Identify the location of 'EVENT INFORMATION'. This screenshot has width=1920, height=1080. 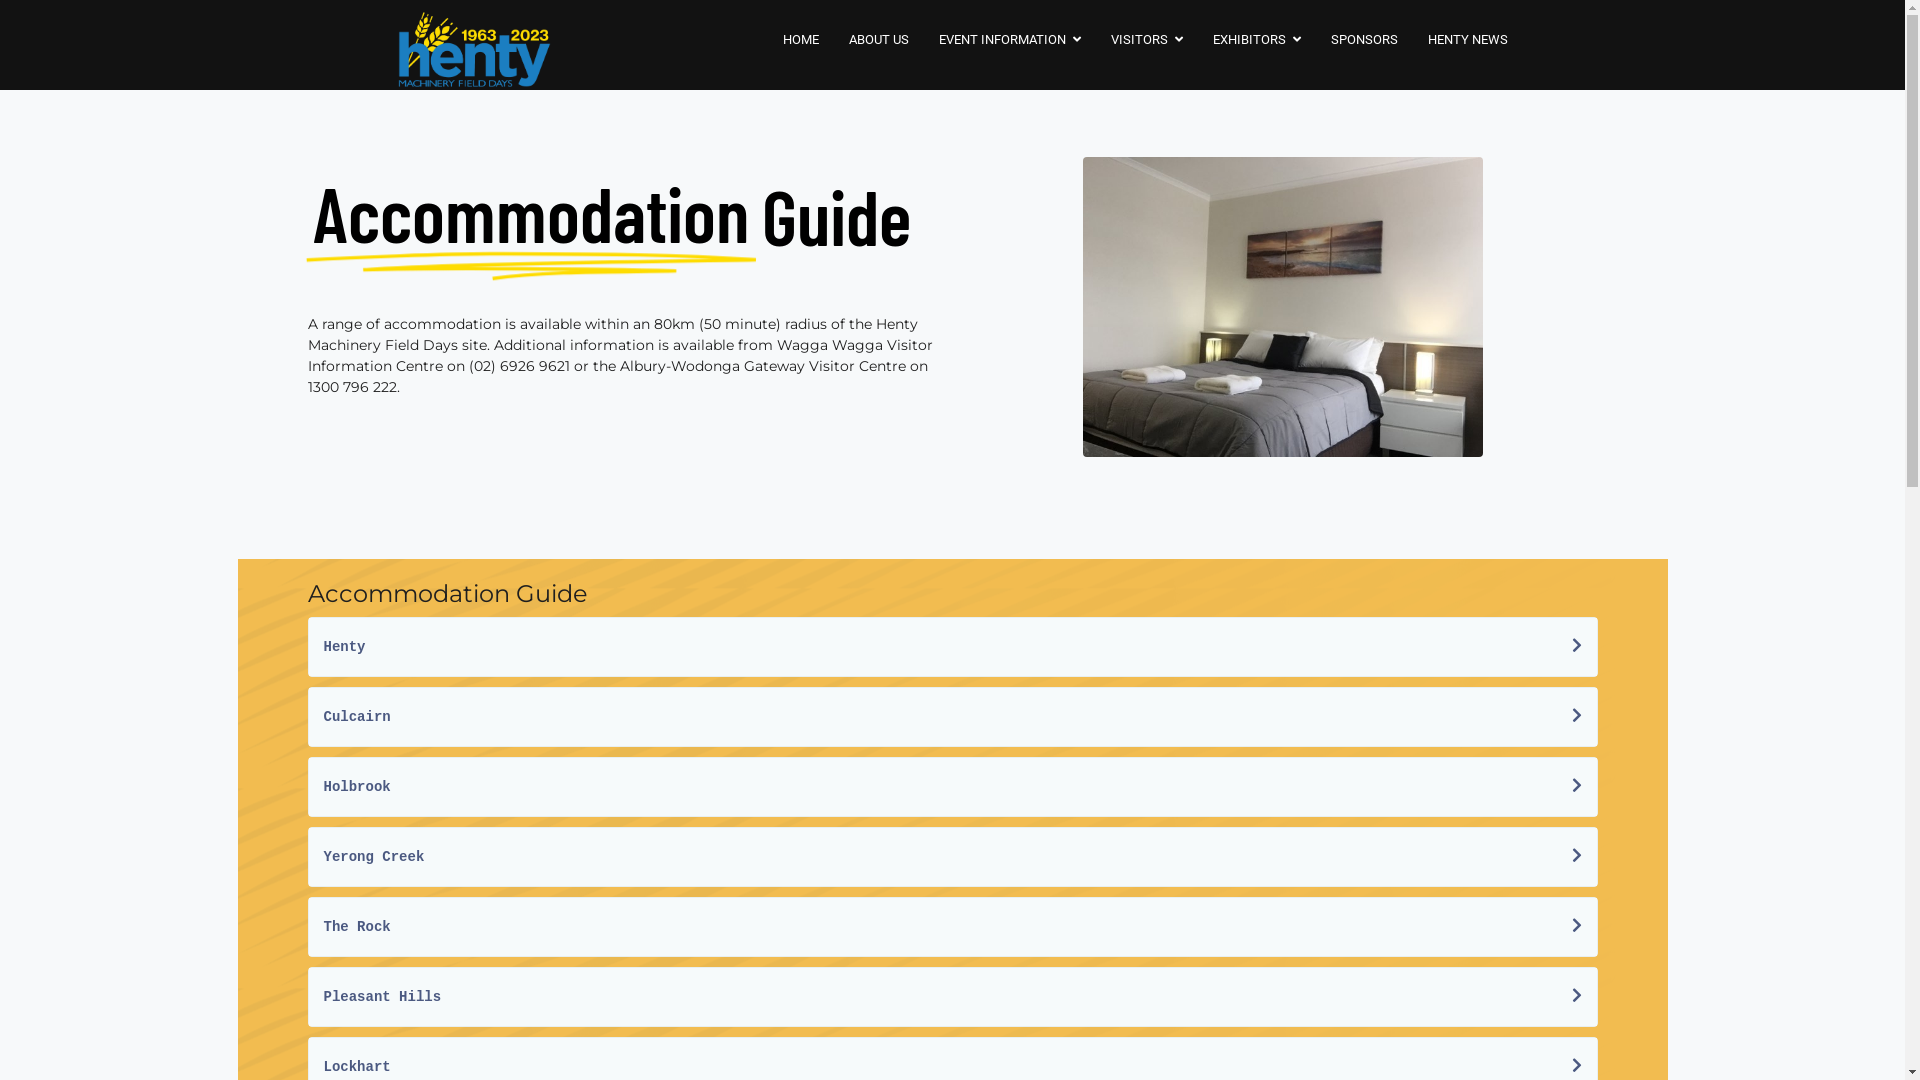
(1009, 39).